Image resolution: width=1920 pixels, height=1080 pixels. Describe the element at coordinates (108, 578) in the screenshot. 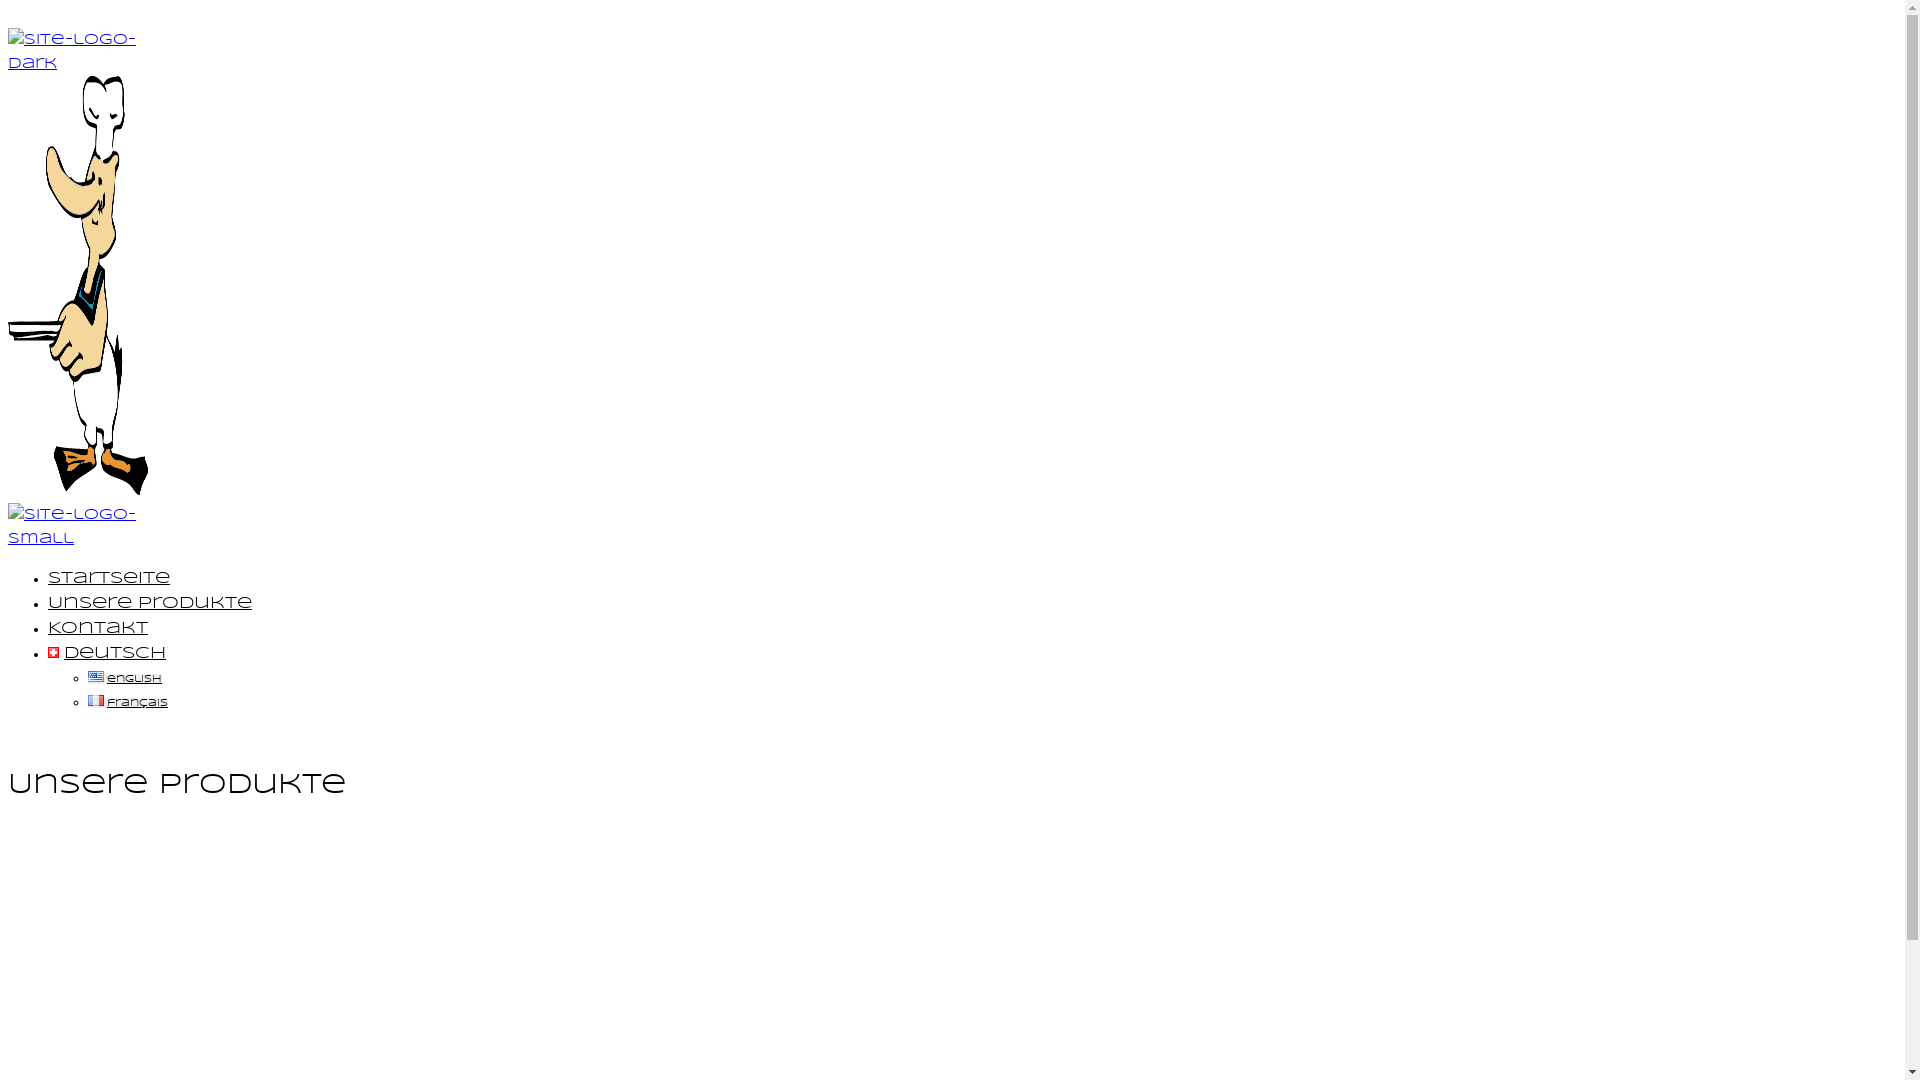

I see `'Startseite'` at that location.